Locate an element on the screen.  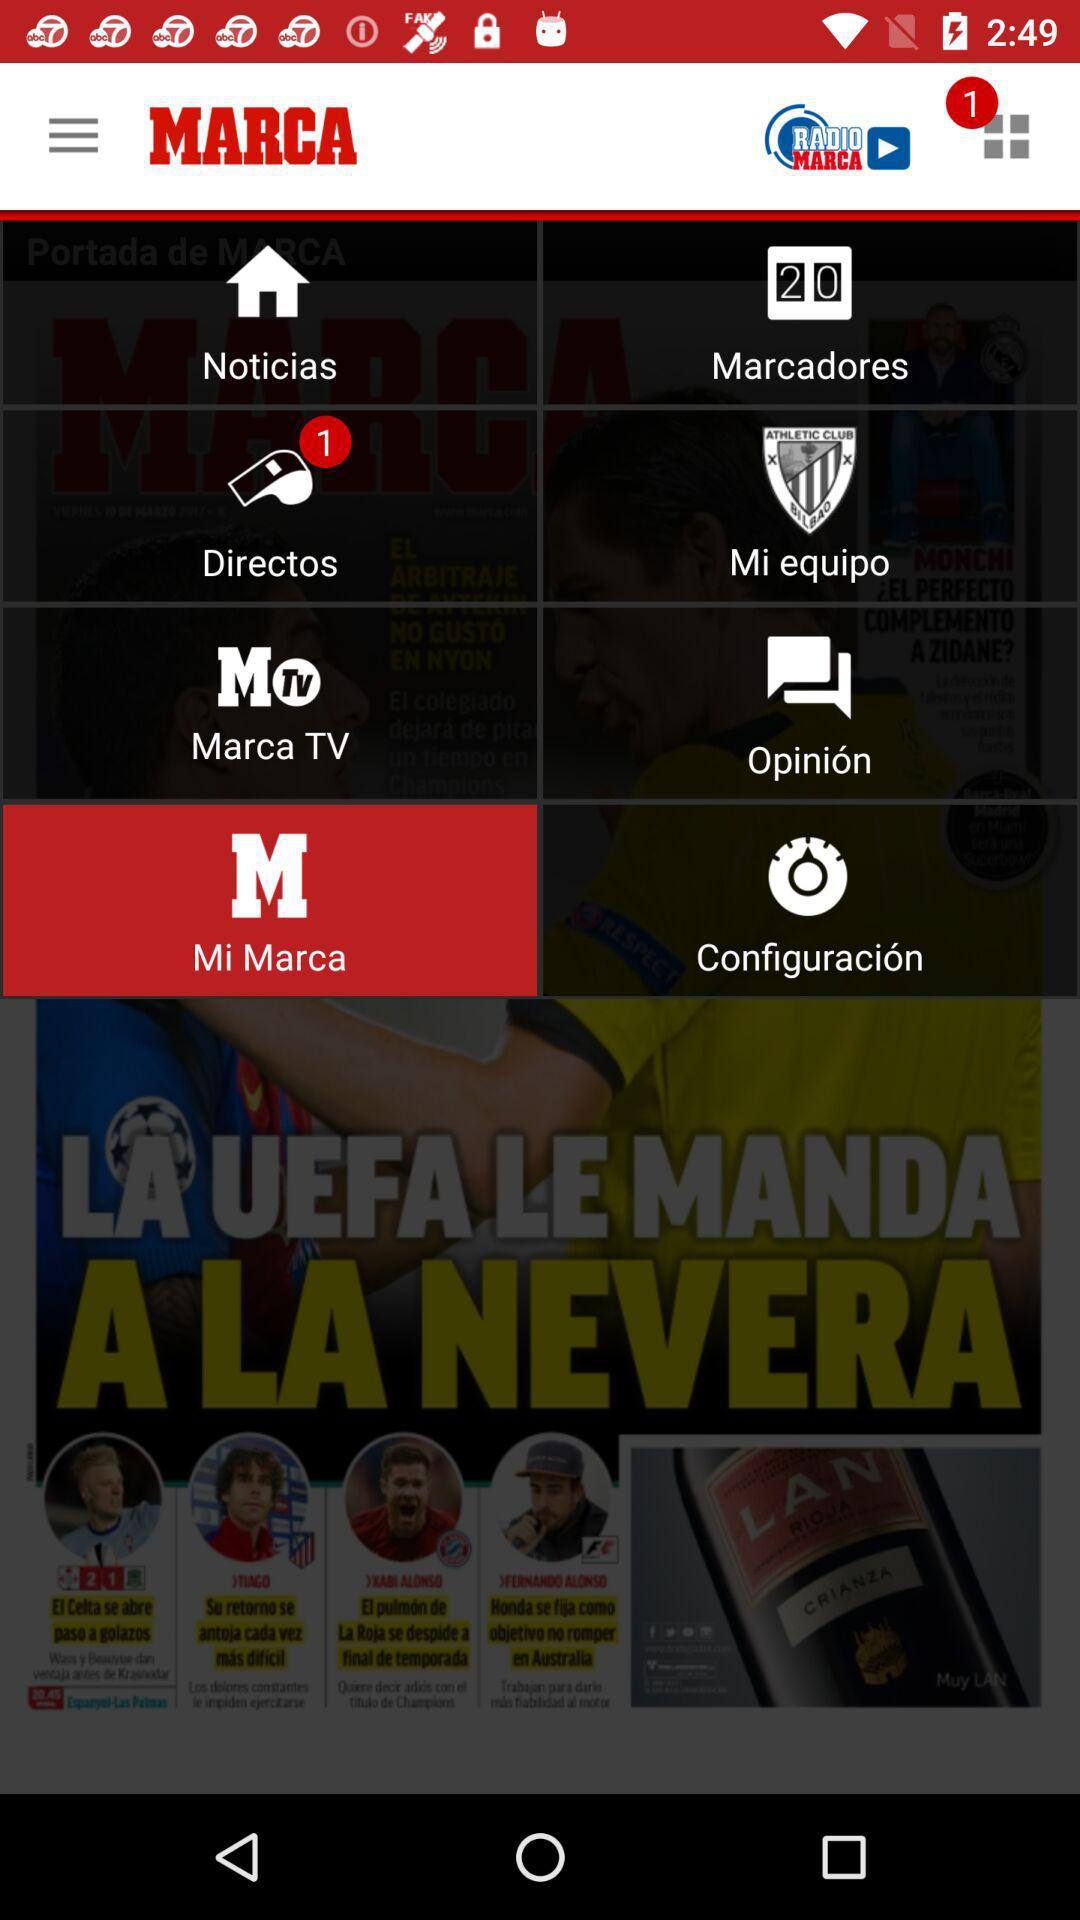
talk to other uses is located at coordinates (810, 703).